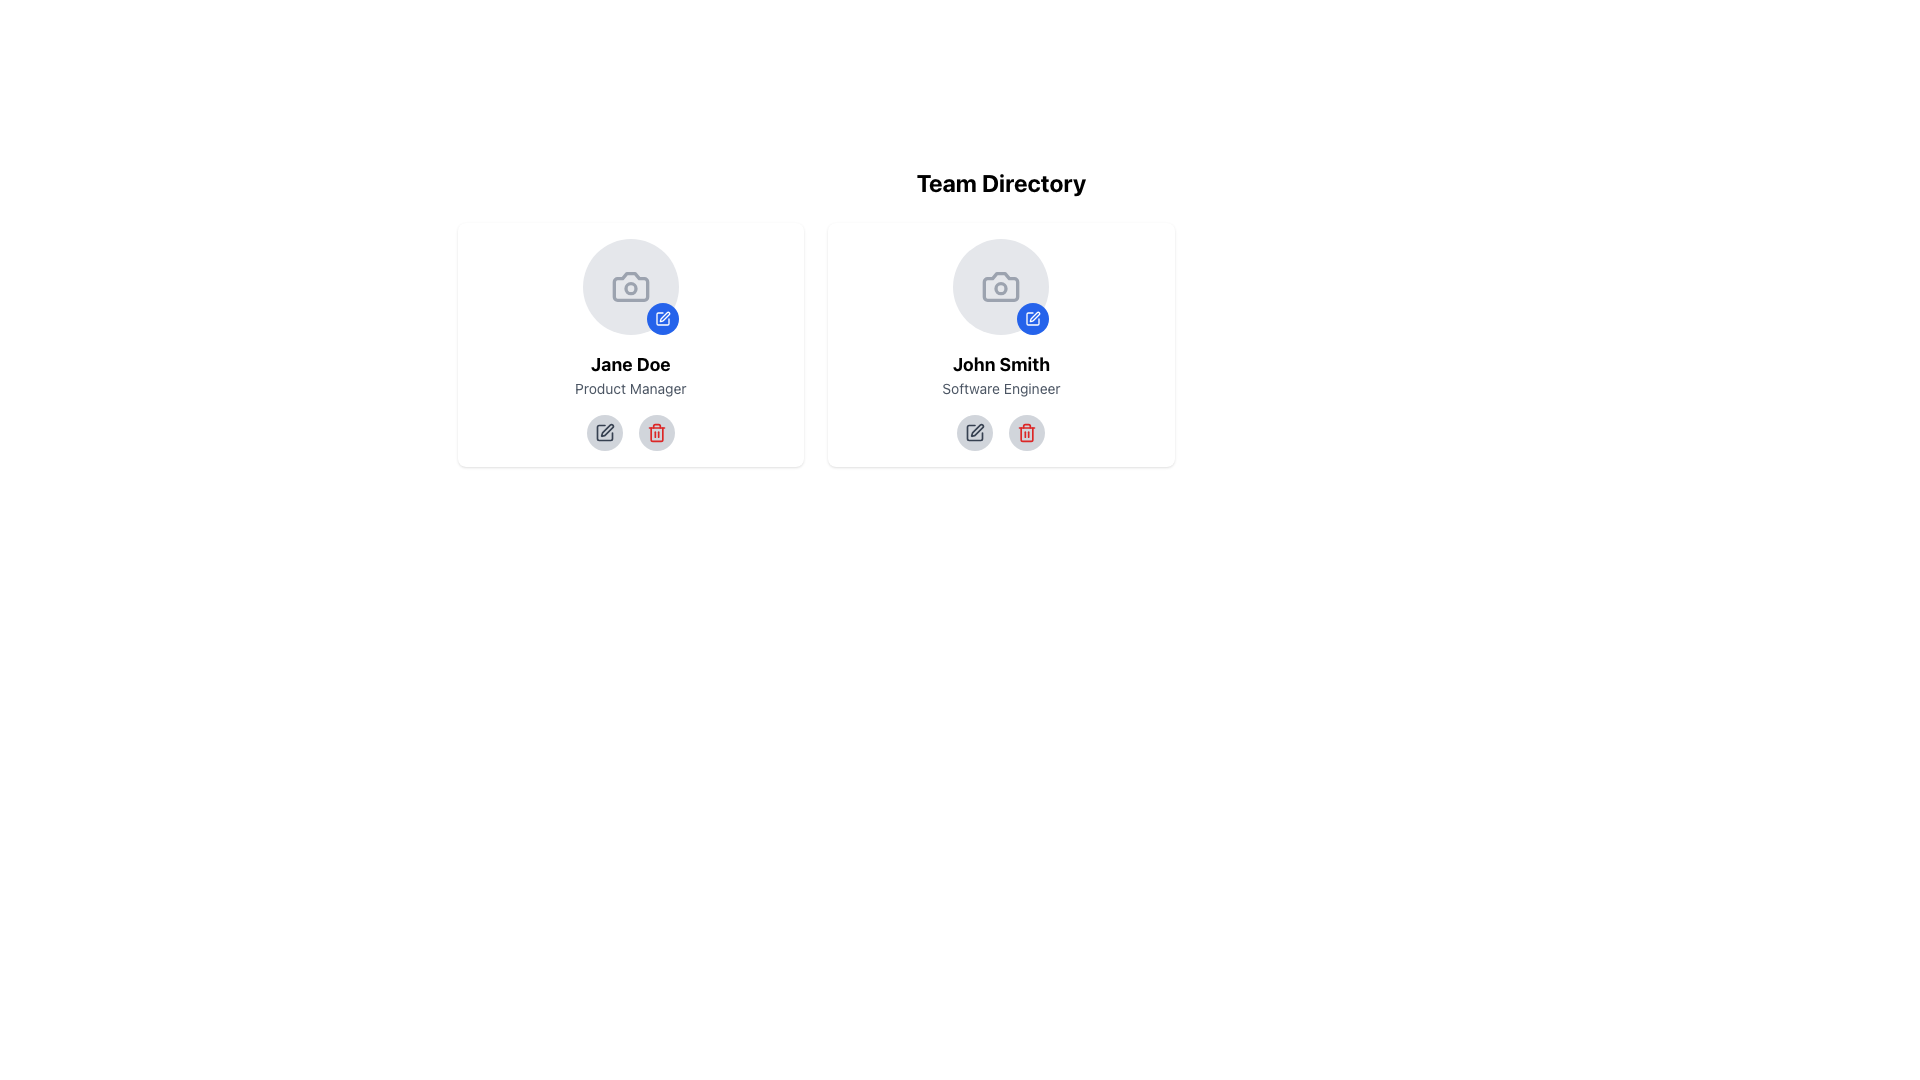  Describe the element at coordinates (1035, 315) in the screenshot. I see `the small pen-shaped icon located within a blue circle, which represents an editing action, situated in the top right quadrant of the profile image within the John Smith card` at that location.